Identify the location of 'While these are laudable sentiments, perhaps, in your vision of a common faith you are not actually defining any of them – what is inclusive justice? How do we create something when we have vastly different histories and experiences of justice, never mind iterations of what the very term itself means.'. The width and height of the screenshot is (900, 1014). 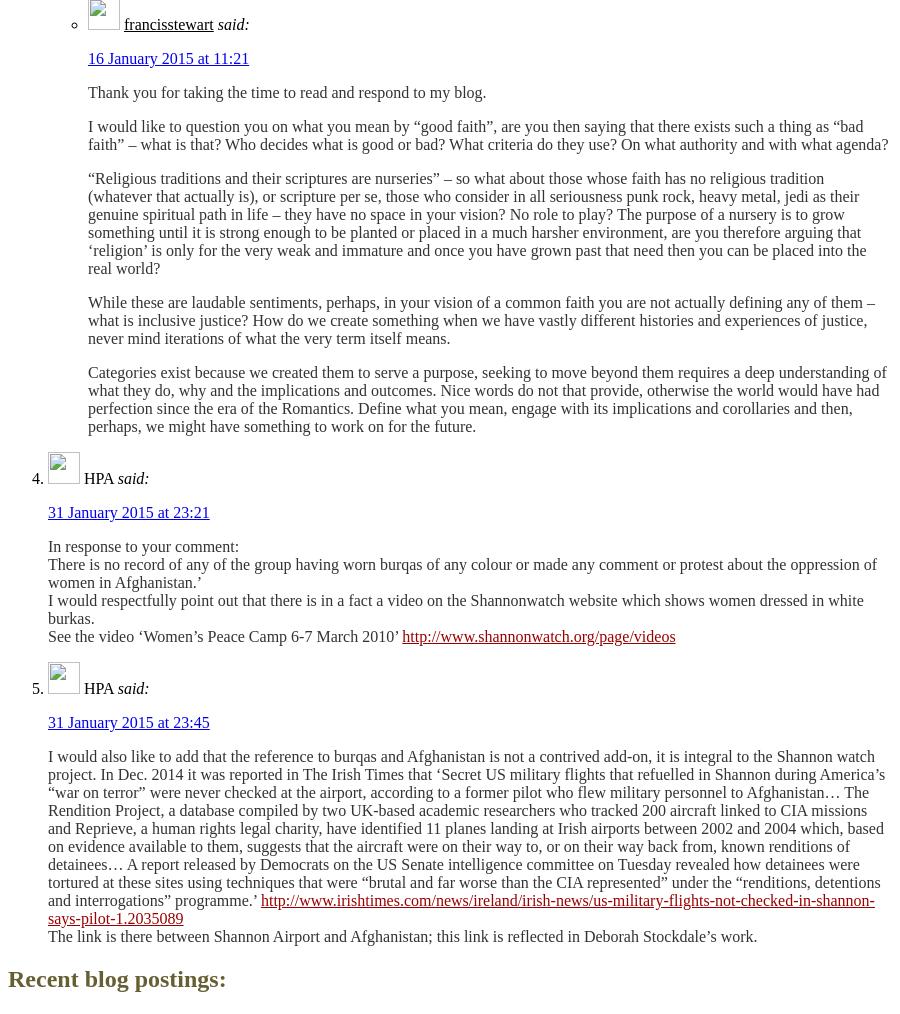
(479, 320).